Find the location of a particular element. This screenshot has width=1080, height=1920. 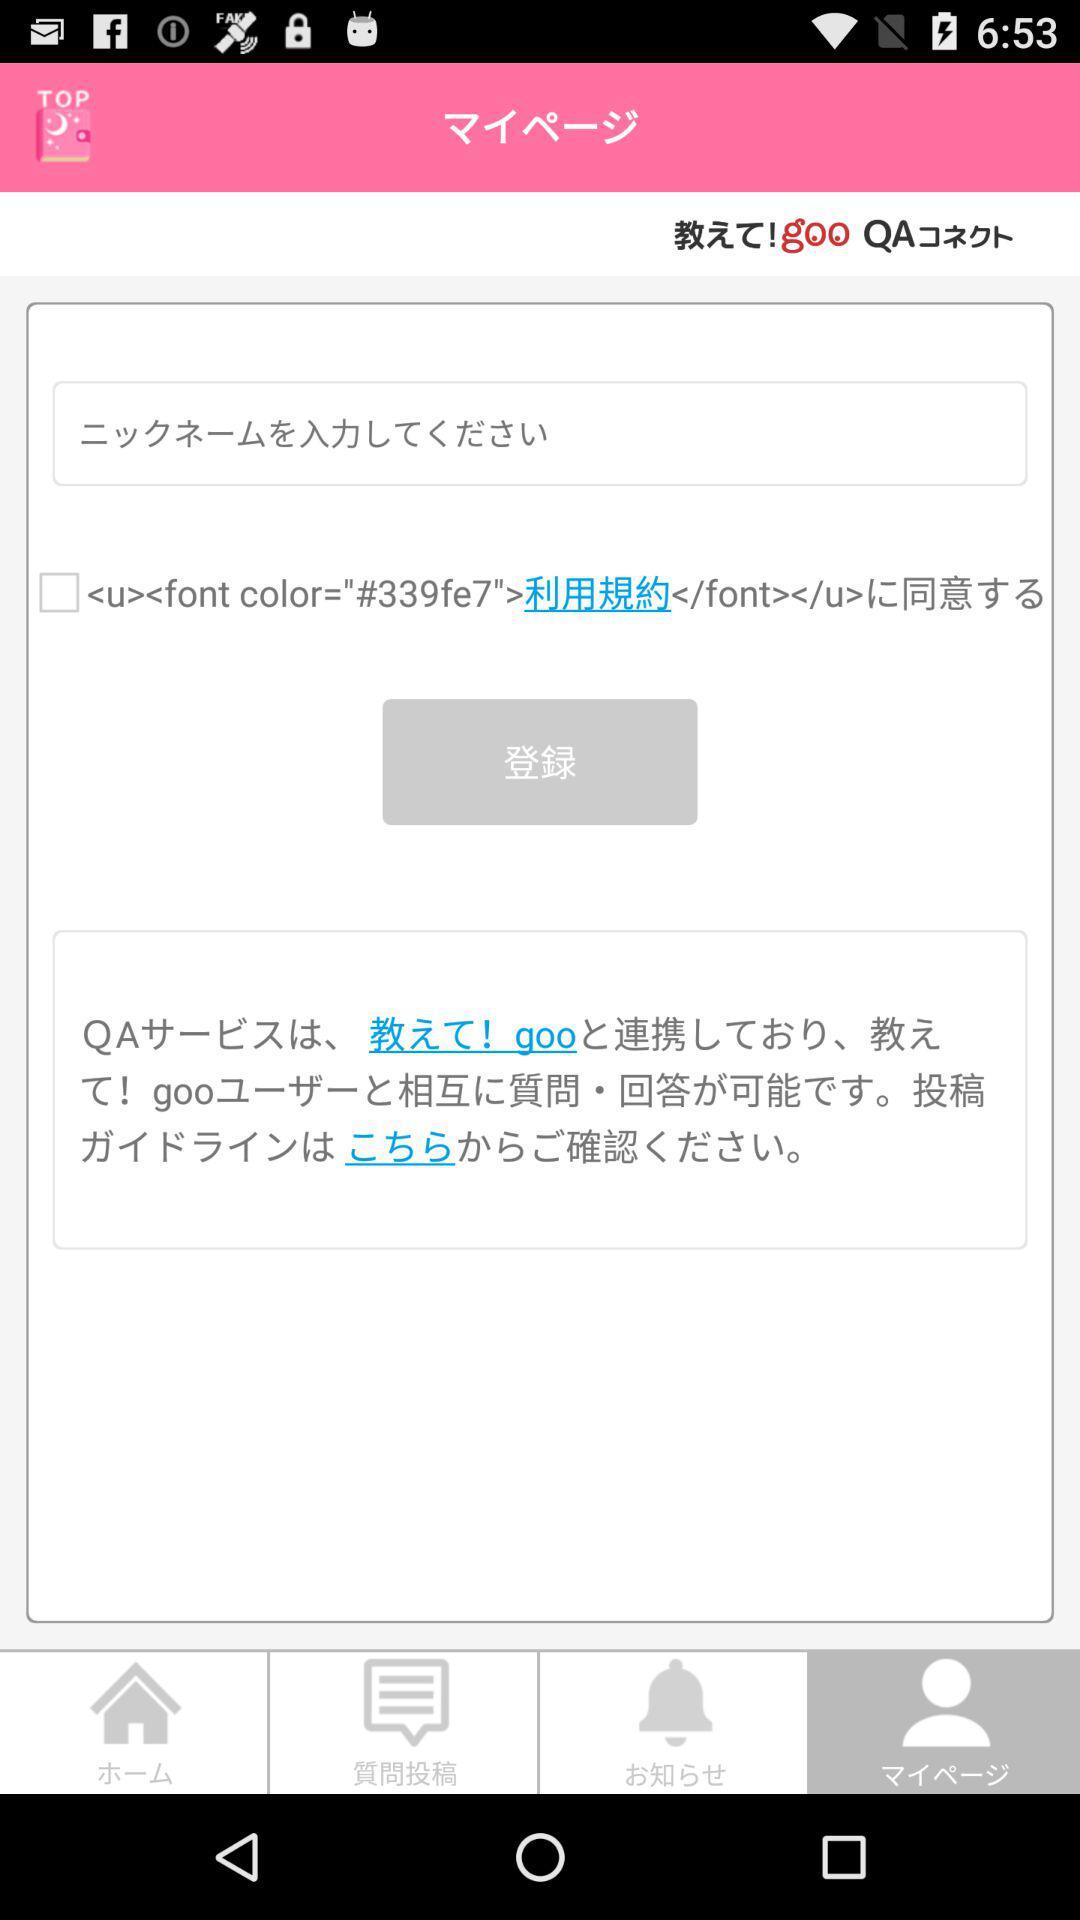

the icon next to u font color icon is located at coordinates (58, 591).